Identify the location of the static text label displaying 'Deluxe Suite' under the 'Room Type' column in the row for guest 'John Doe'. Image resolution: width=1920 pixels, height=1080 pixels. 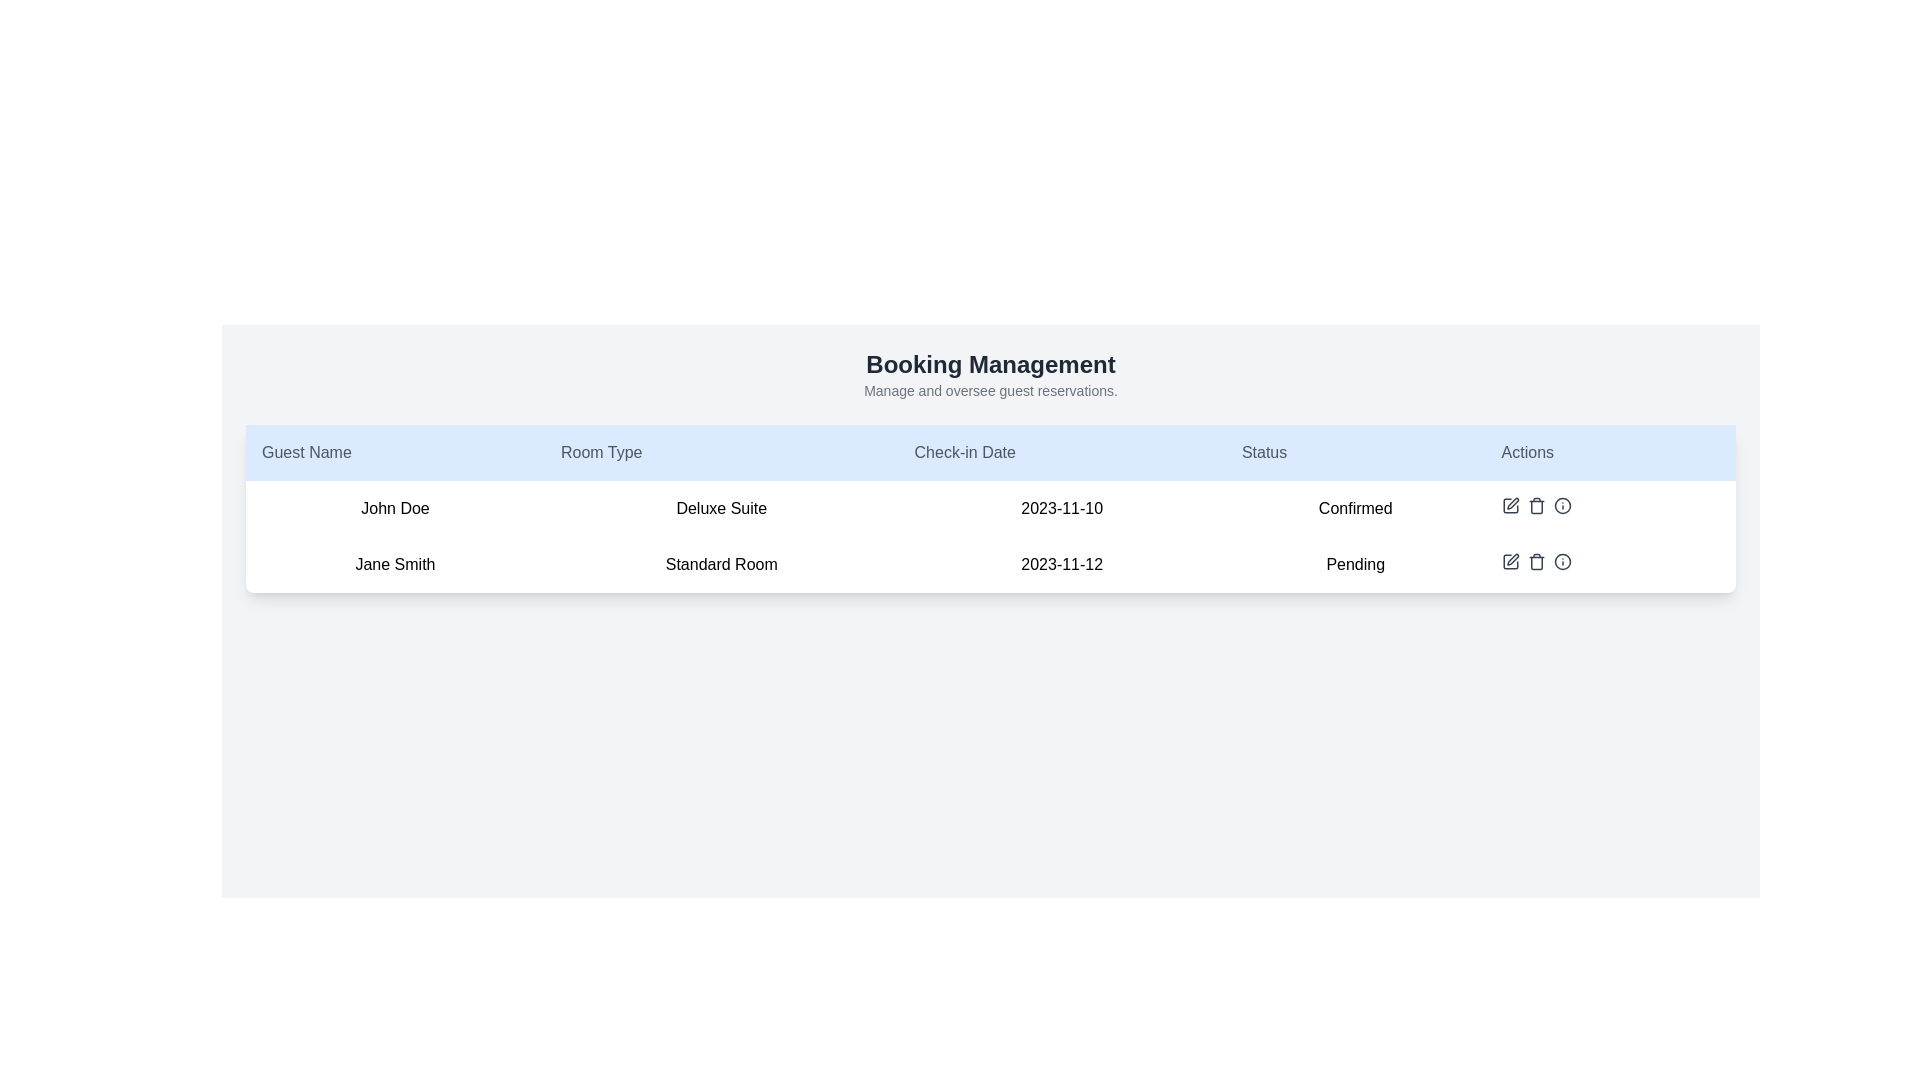
(720, 508).